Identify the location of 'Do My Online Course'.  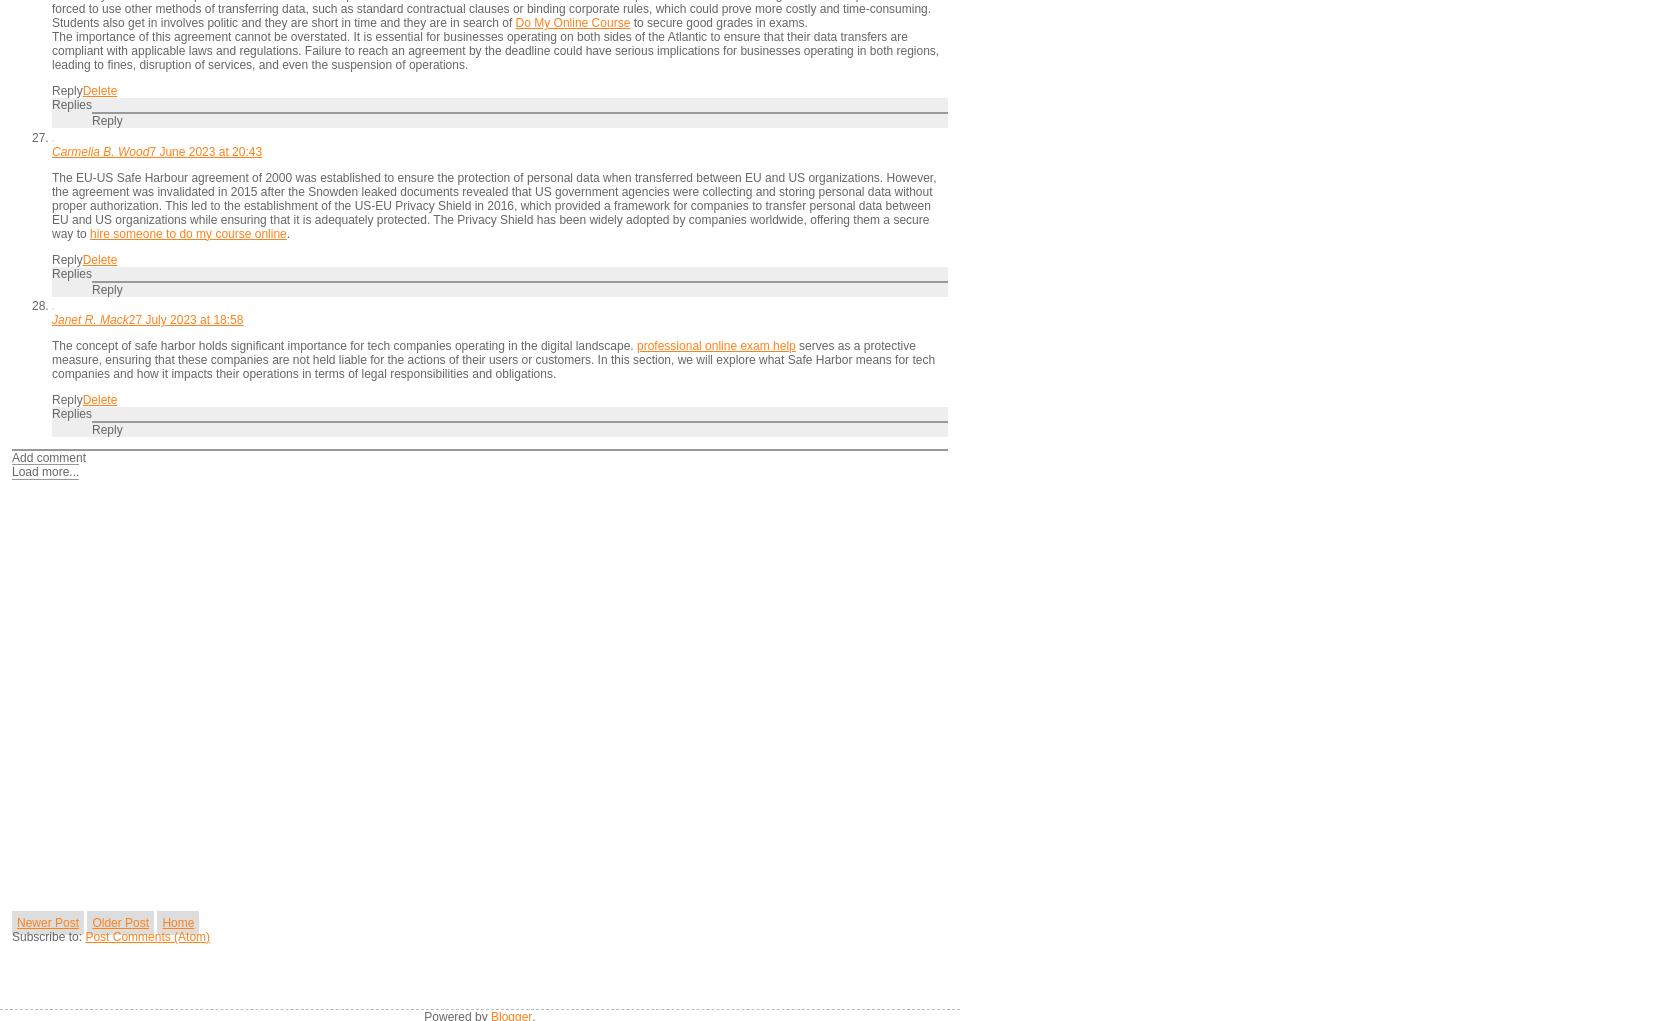
(571, 21).